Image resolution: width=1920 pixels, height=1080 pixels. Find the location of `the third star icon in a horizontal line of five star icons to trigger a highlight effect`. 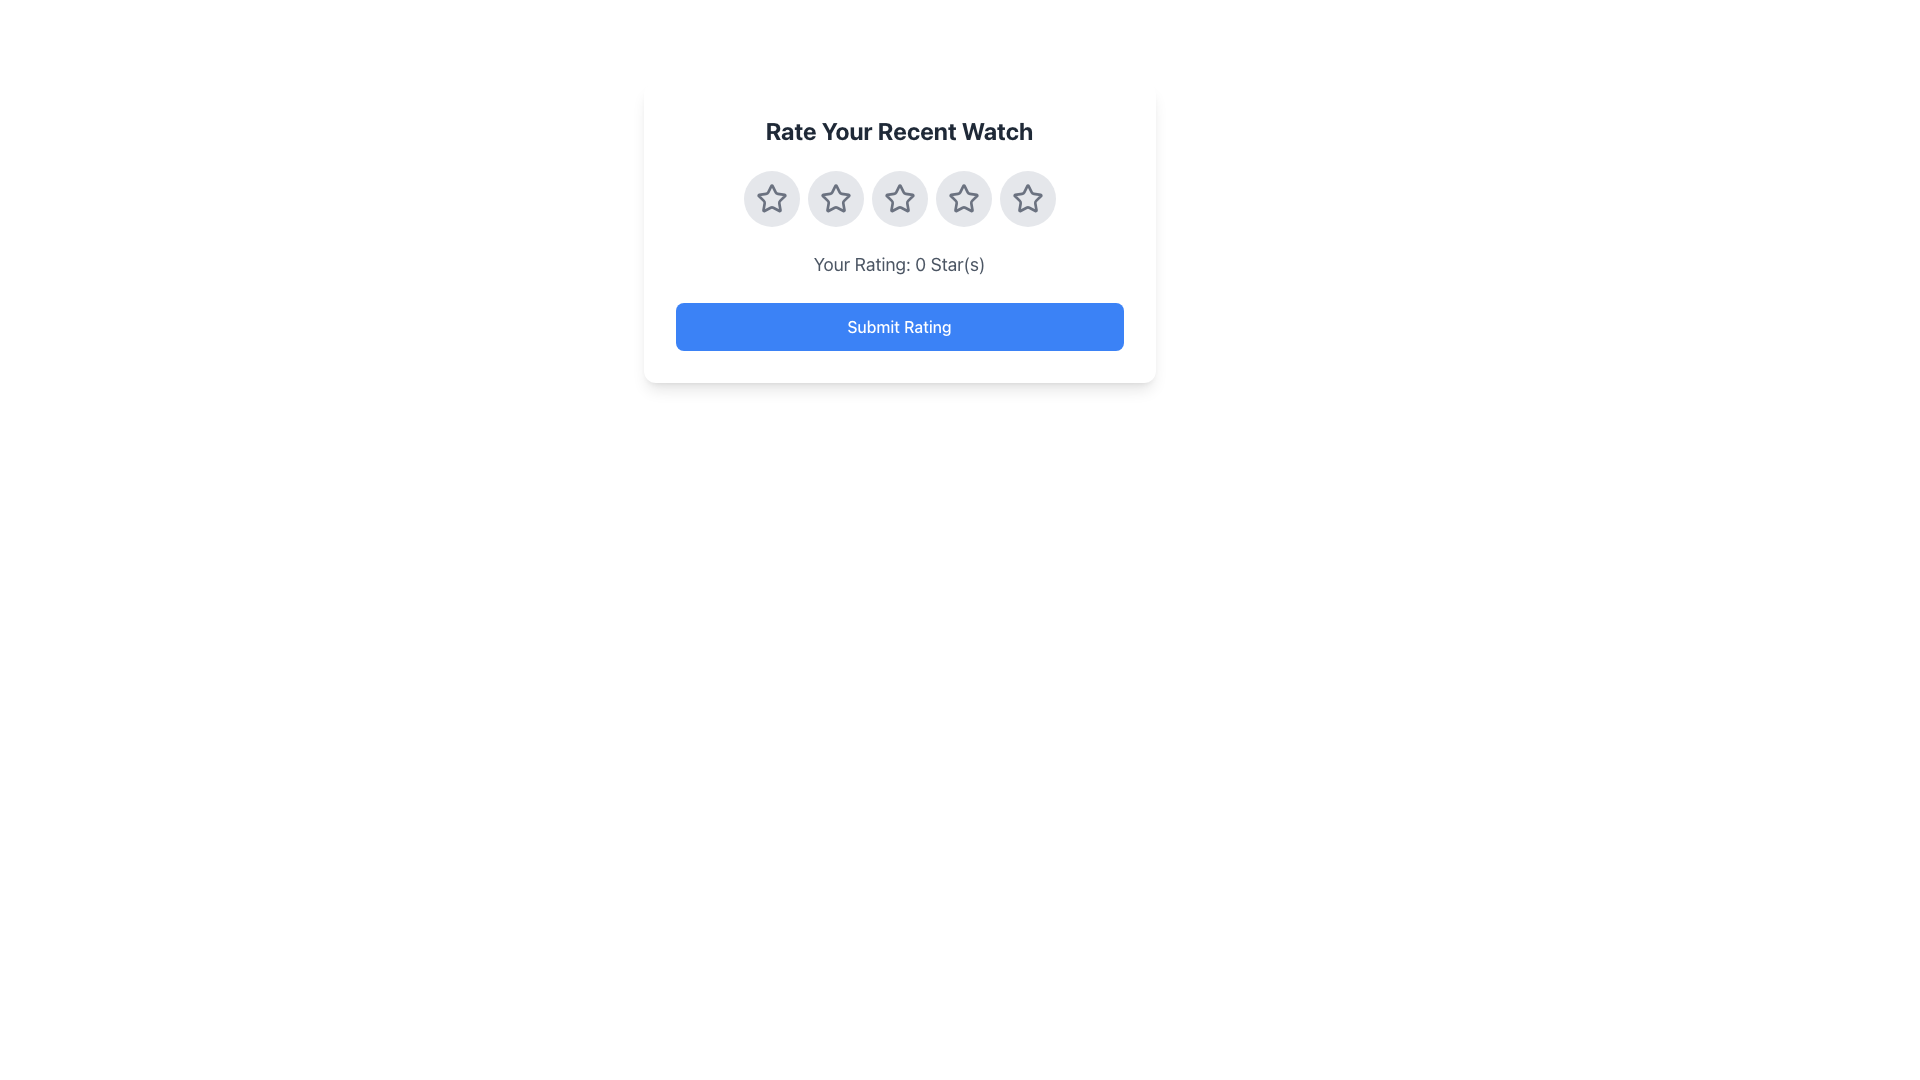

the third star icon in a horizontal line of five star icons to trigger a highlight effect is located at coordinates (963, 199).